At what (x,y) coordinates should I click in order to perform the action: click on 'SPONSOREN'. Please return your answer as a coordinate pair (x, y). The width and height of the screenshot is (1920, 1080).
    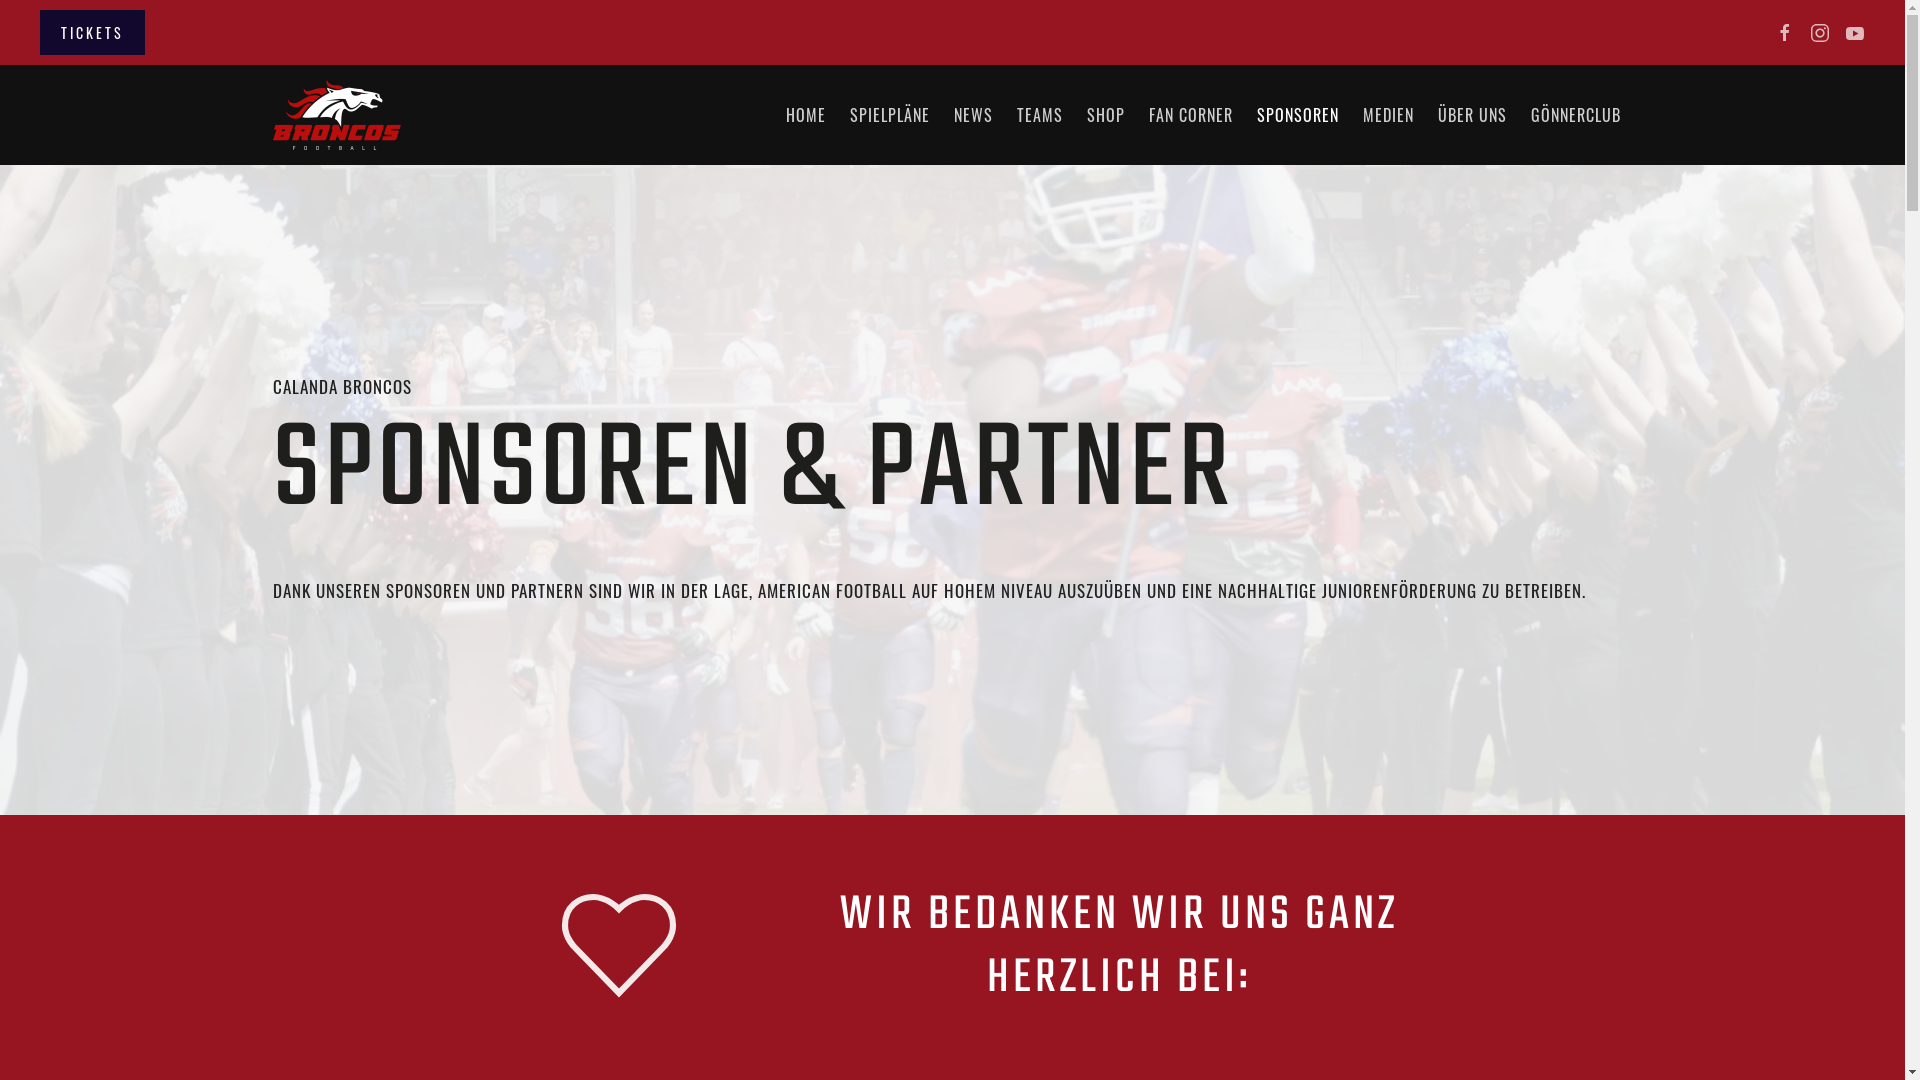
    Looking at the image, I should click on (1296, 115).